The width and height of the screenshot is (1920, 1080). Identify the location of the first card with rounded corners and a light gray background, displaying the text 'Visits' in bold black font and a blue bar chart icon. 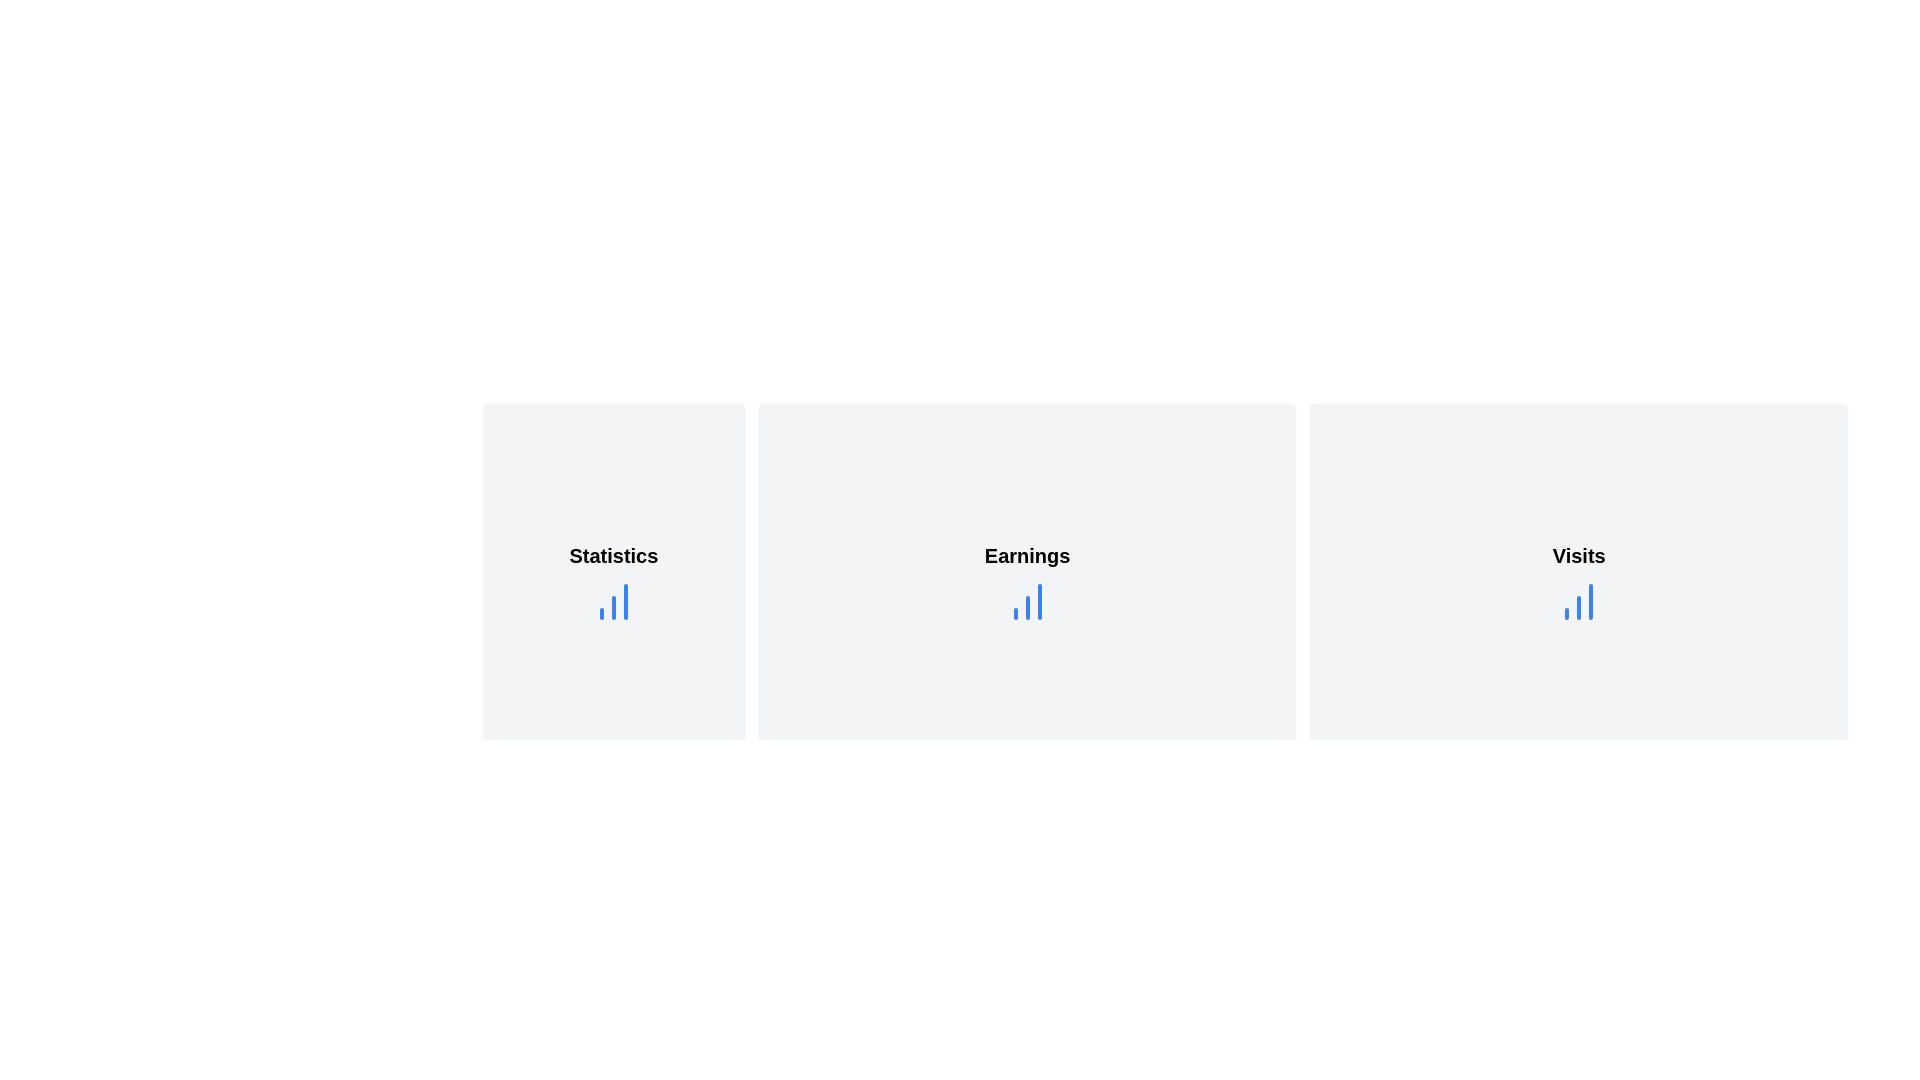
(1578, 583).